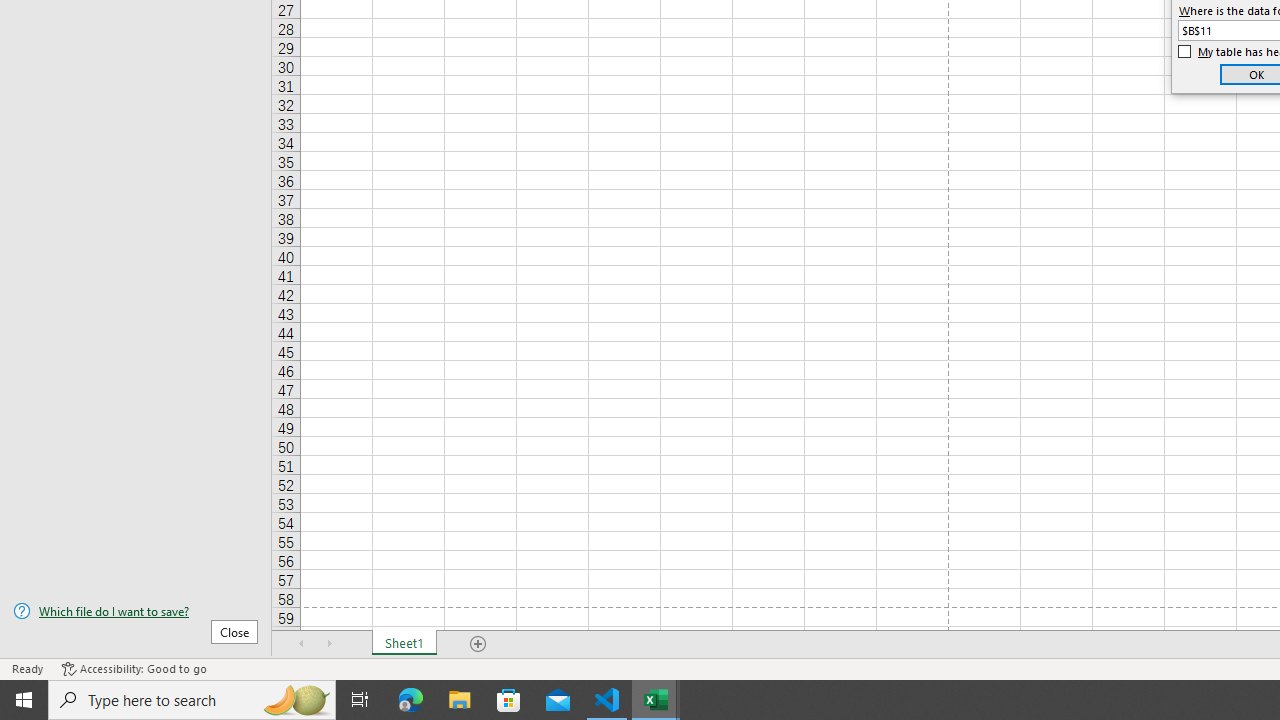 This screenshot has width=1280, height=720. What do you see at coordinates (133, 669) in the screenshot?
I see `'Accessibility Checker Accessibility: Good to go'` at bounding box center [133, 669].